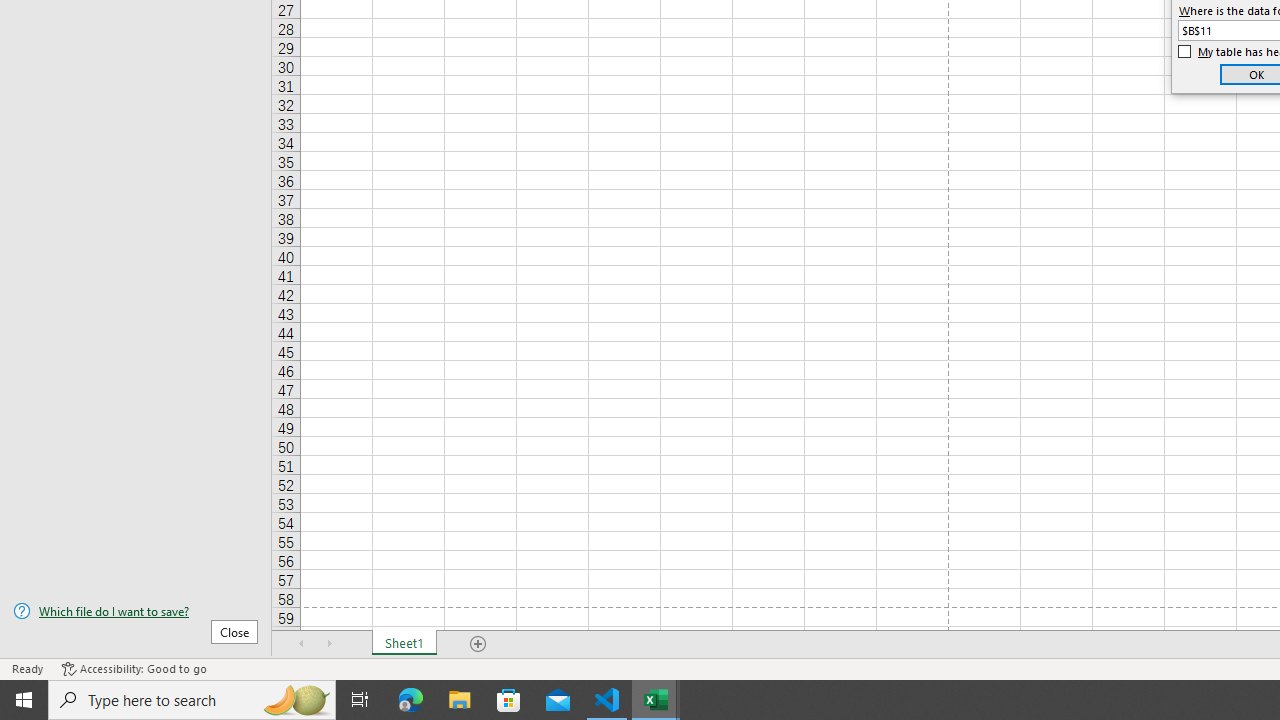 This screenshot has width=1280, height=720. What do you see at coordinates (133, 669) in the screenshot?
I see `'Accessibility Checker Accessibility: Good to go'` at bounding box center [133, 669].